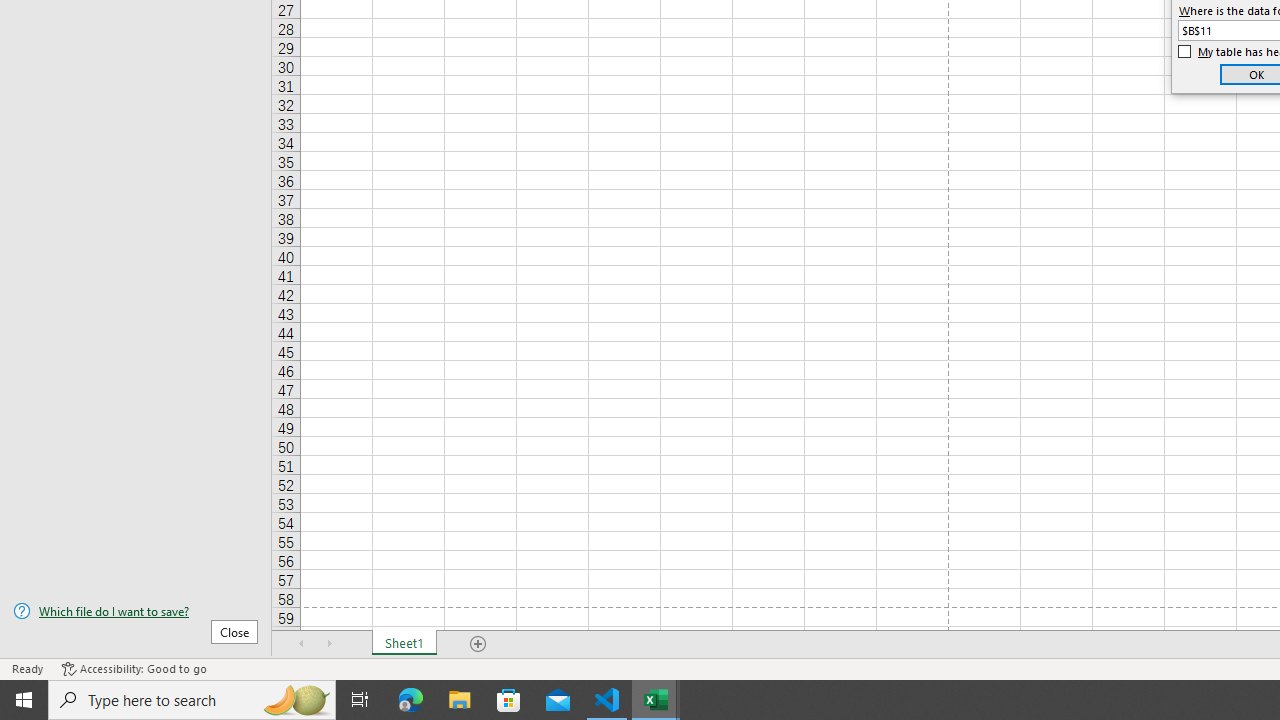 This screenshot has width=1280, height=720. What do you see at coordinates (133, 669) in the screenshot?
I see `'Accessibility Checker Accessibility: Good to go'` at bounding box center [133, 669].